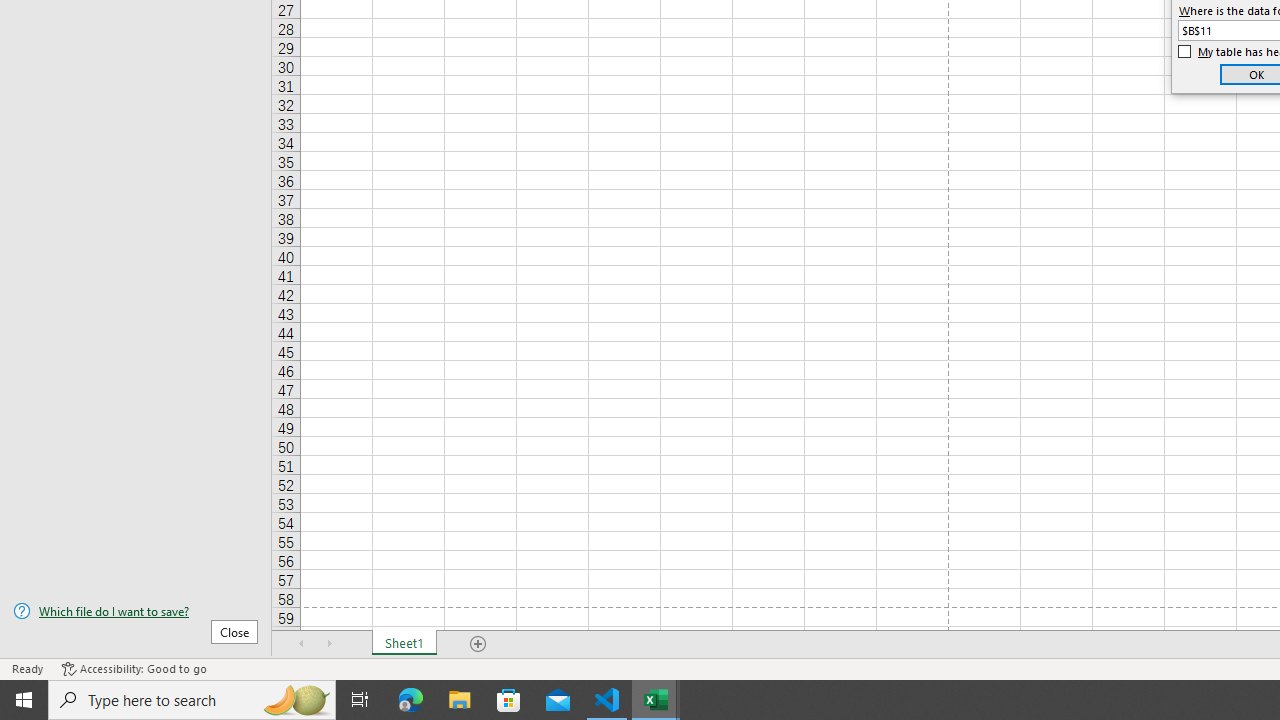 This screenshot has width=1280, height=720. What do you see at coordinates (133, 669) in the screenshot?
I see `'Accessibility Checker Accessibility: Good to go'` at bounding box center [133, 669].